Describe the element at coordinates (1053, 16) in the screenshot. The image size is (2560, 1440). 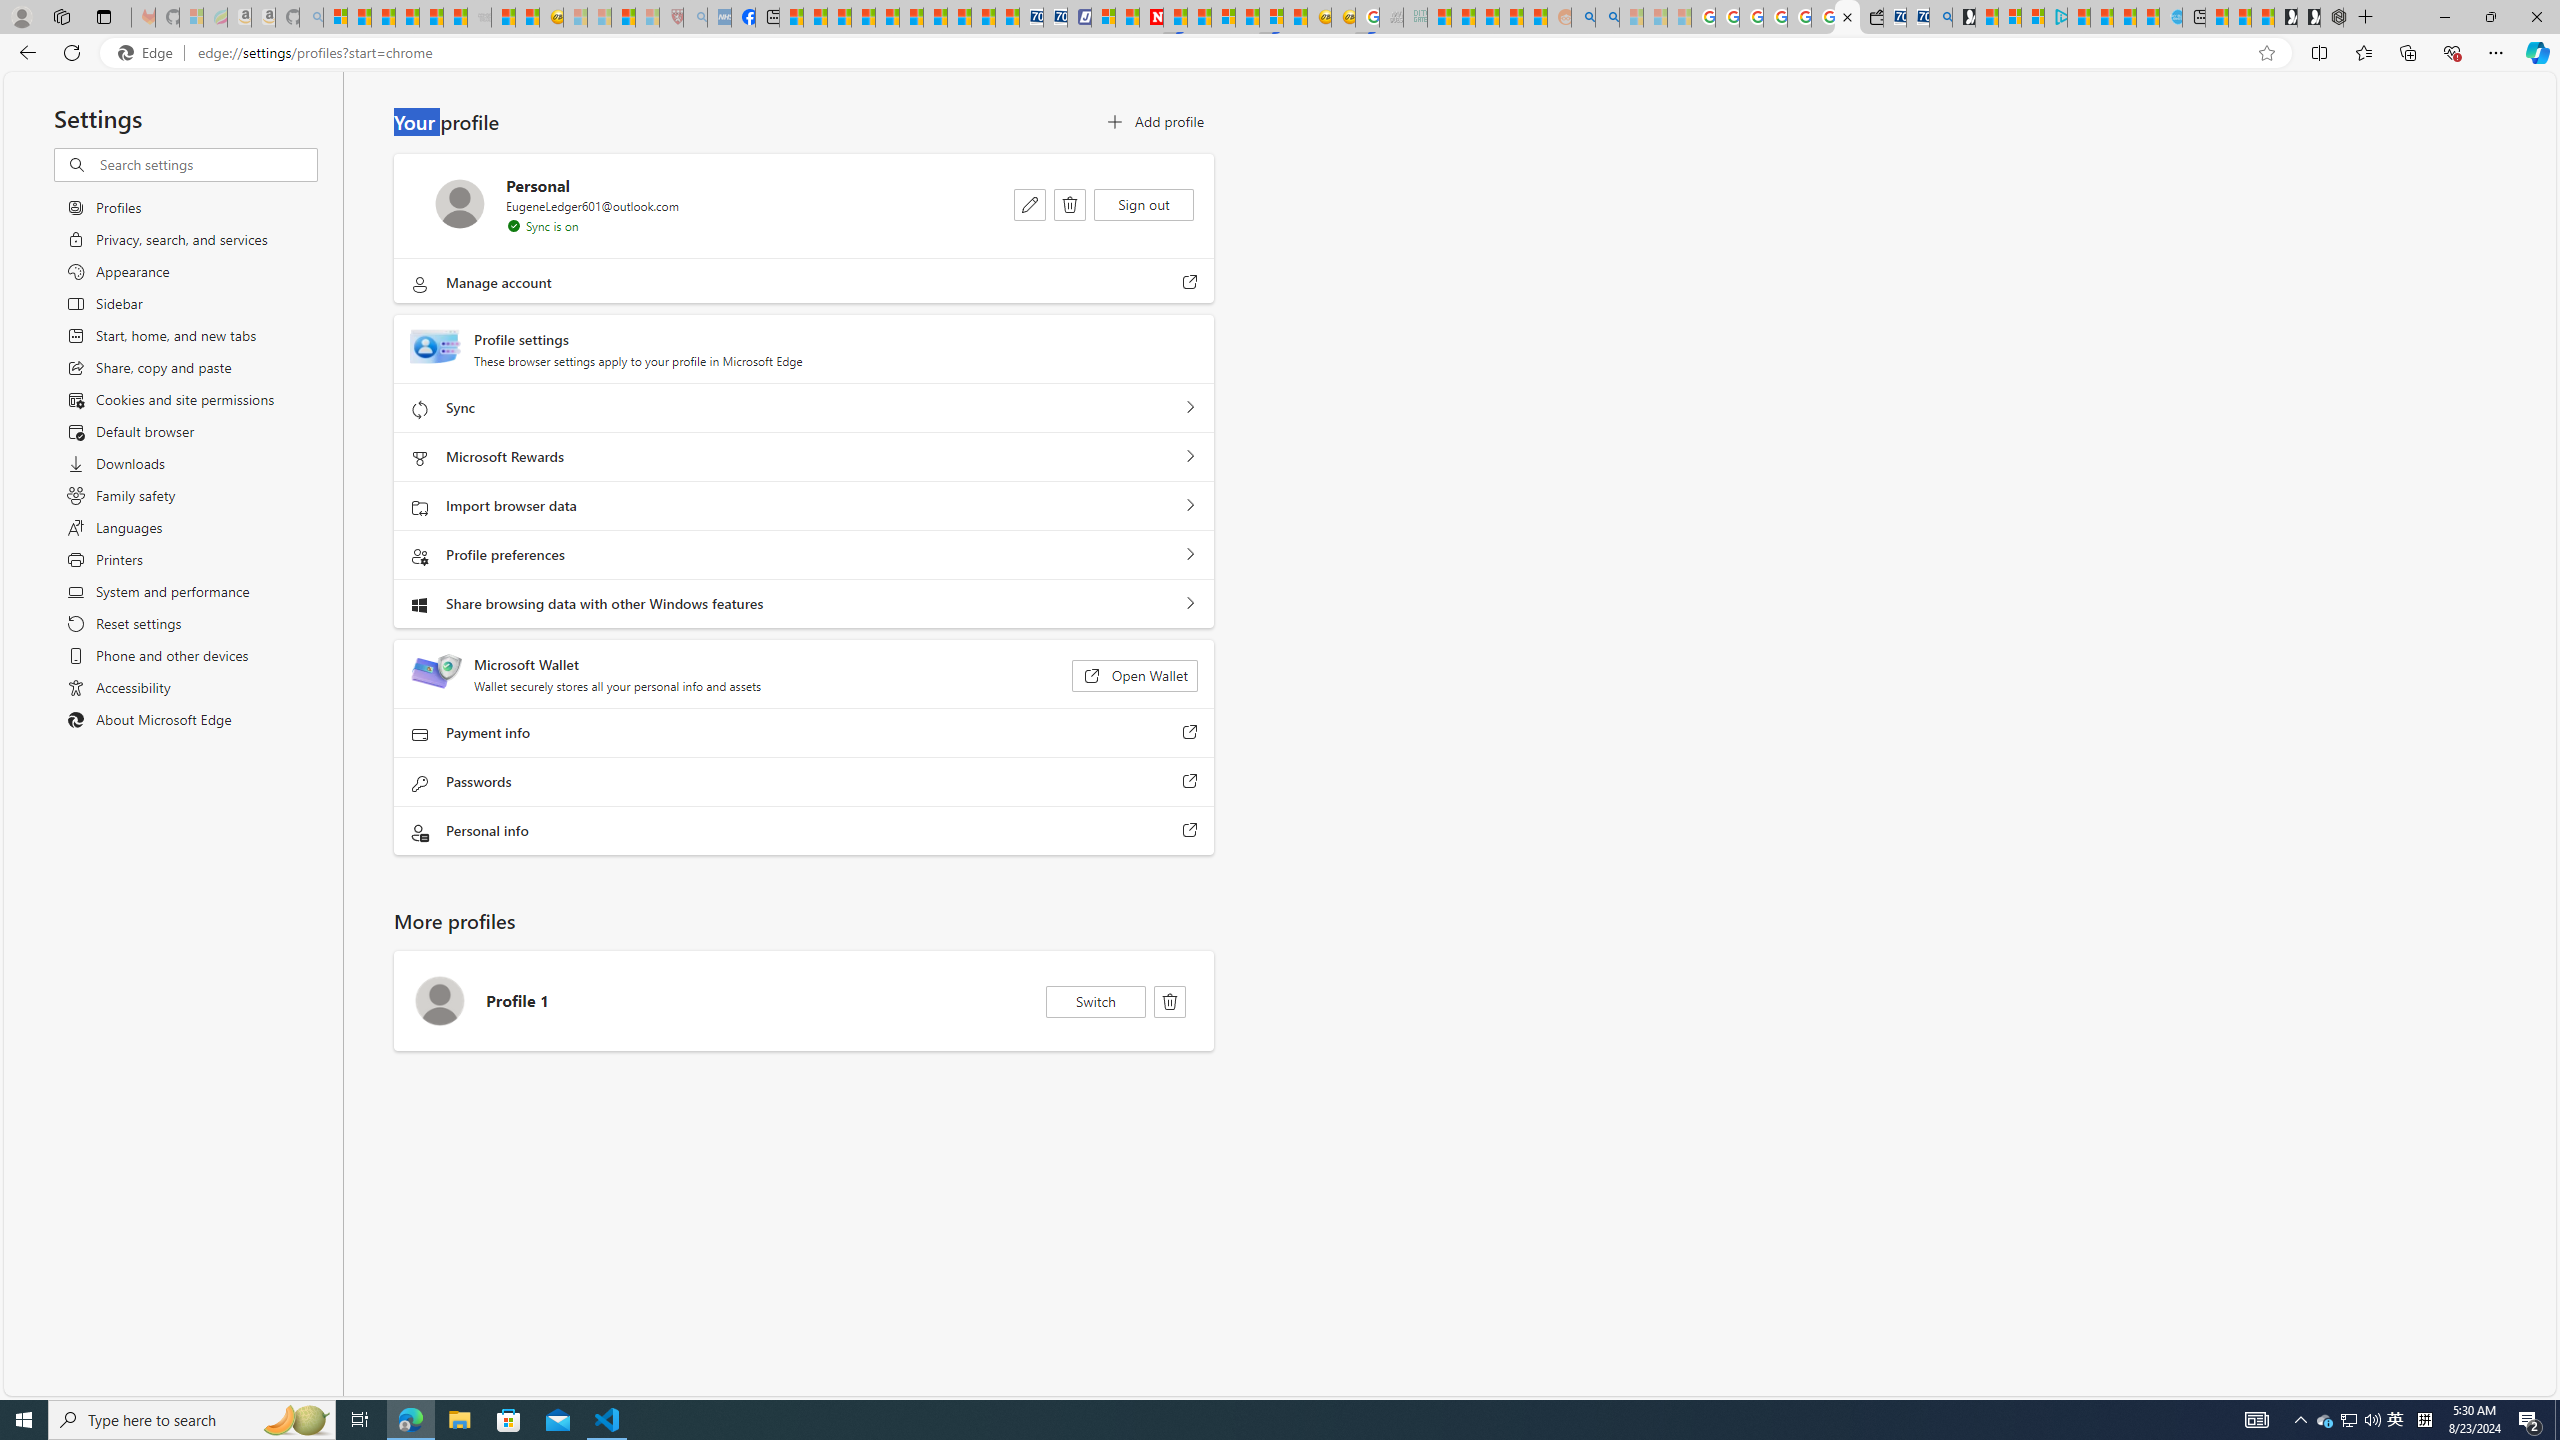
I see `'Cheap Hotels - Save70.com'` at that location.